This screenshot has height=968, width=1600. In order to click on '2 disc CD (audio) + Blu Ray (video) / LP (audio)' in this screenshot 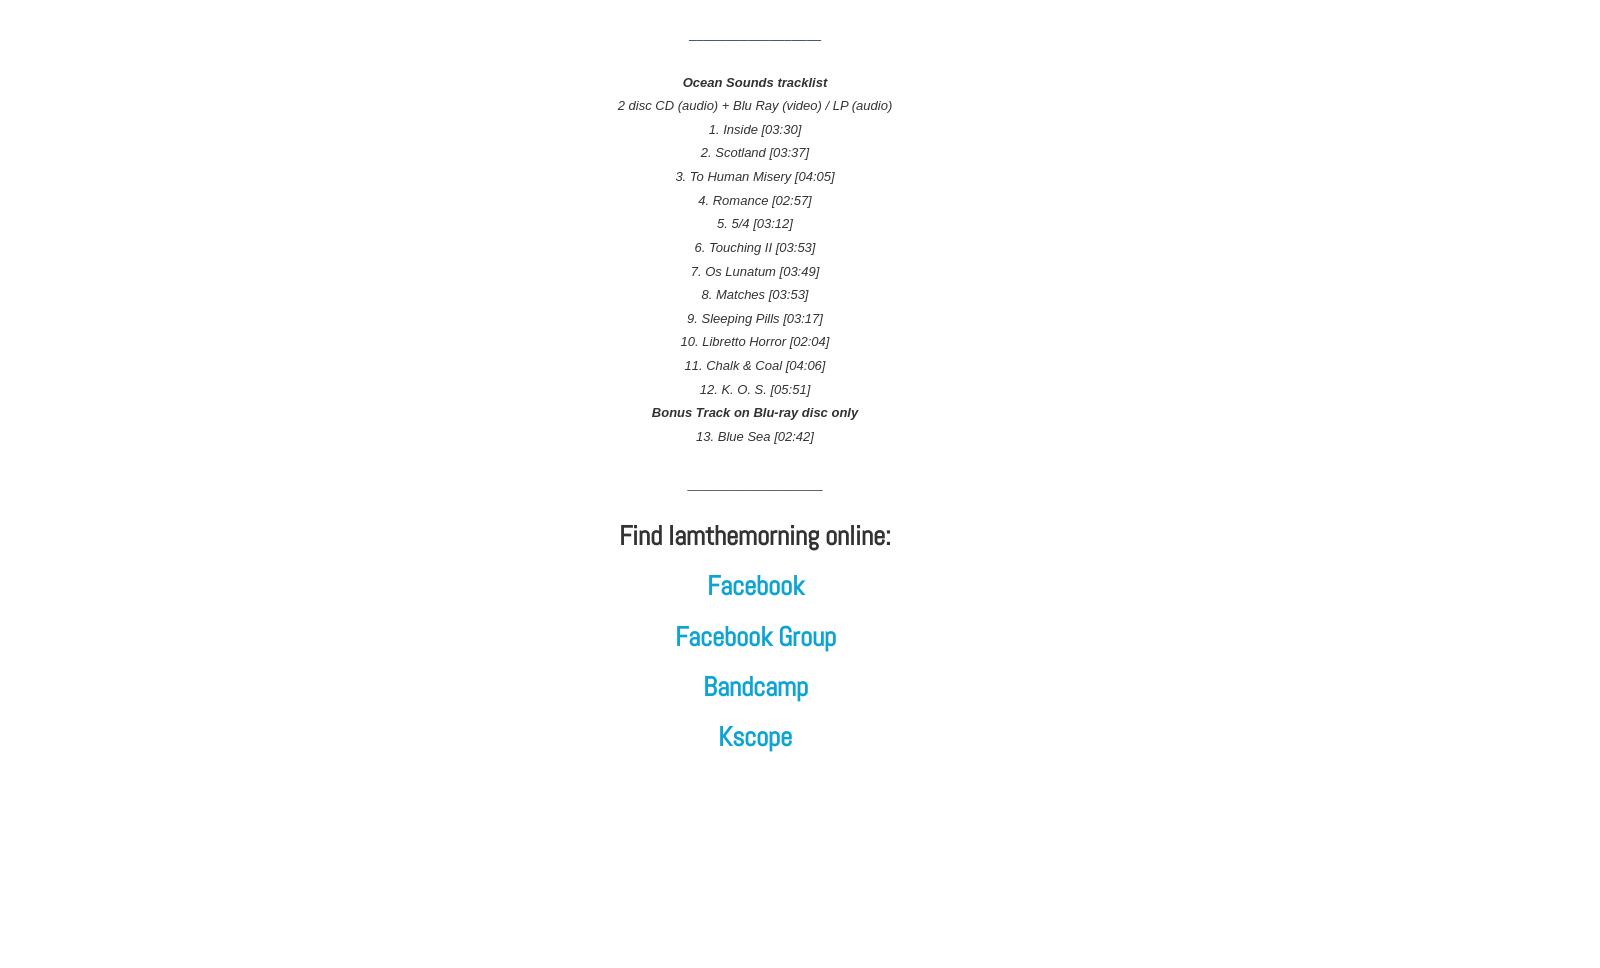, I will do `click(754, 105)`.